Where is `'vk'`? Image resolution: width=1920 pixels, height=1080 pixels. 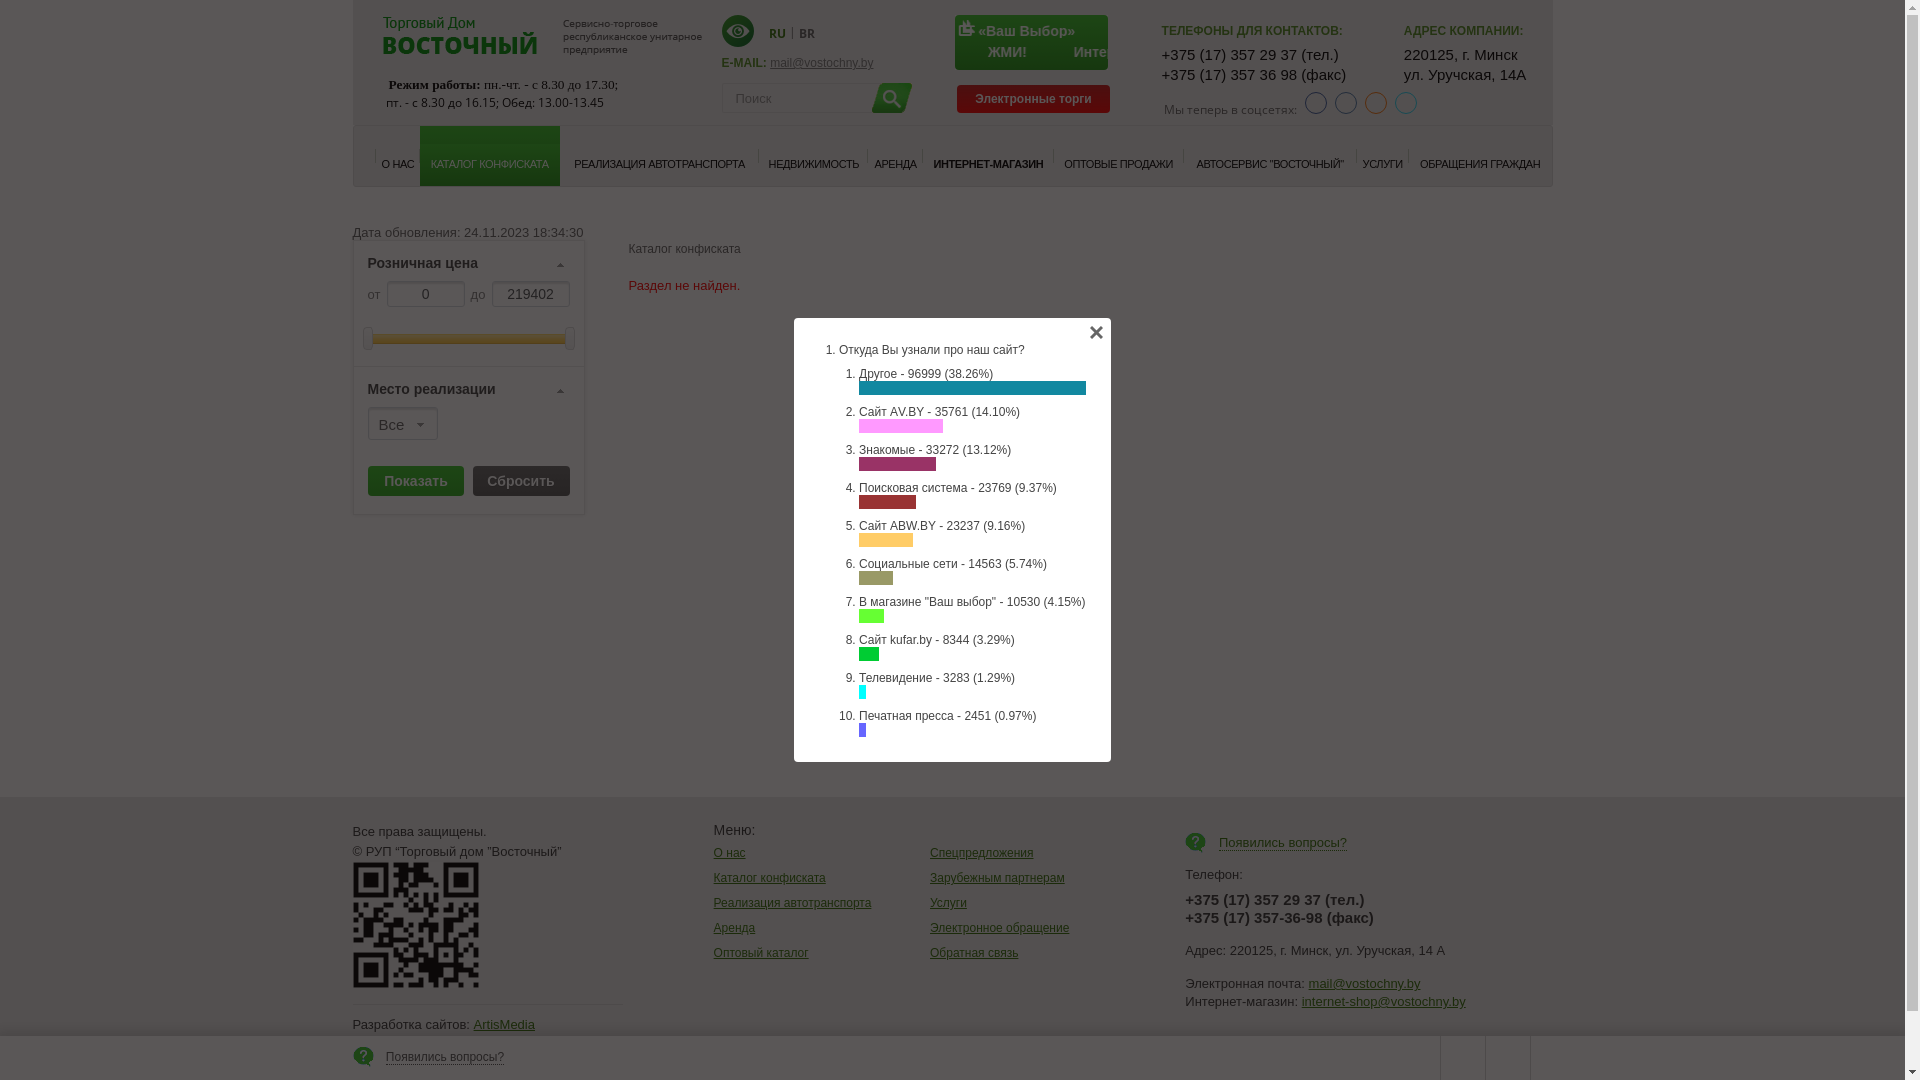 'vk' is located at coordinates (1345, 103).